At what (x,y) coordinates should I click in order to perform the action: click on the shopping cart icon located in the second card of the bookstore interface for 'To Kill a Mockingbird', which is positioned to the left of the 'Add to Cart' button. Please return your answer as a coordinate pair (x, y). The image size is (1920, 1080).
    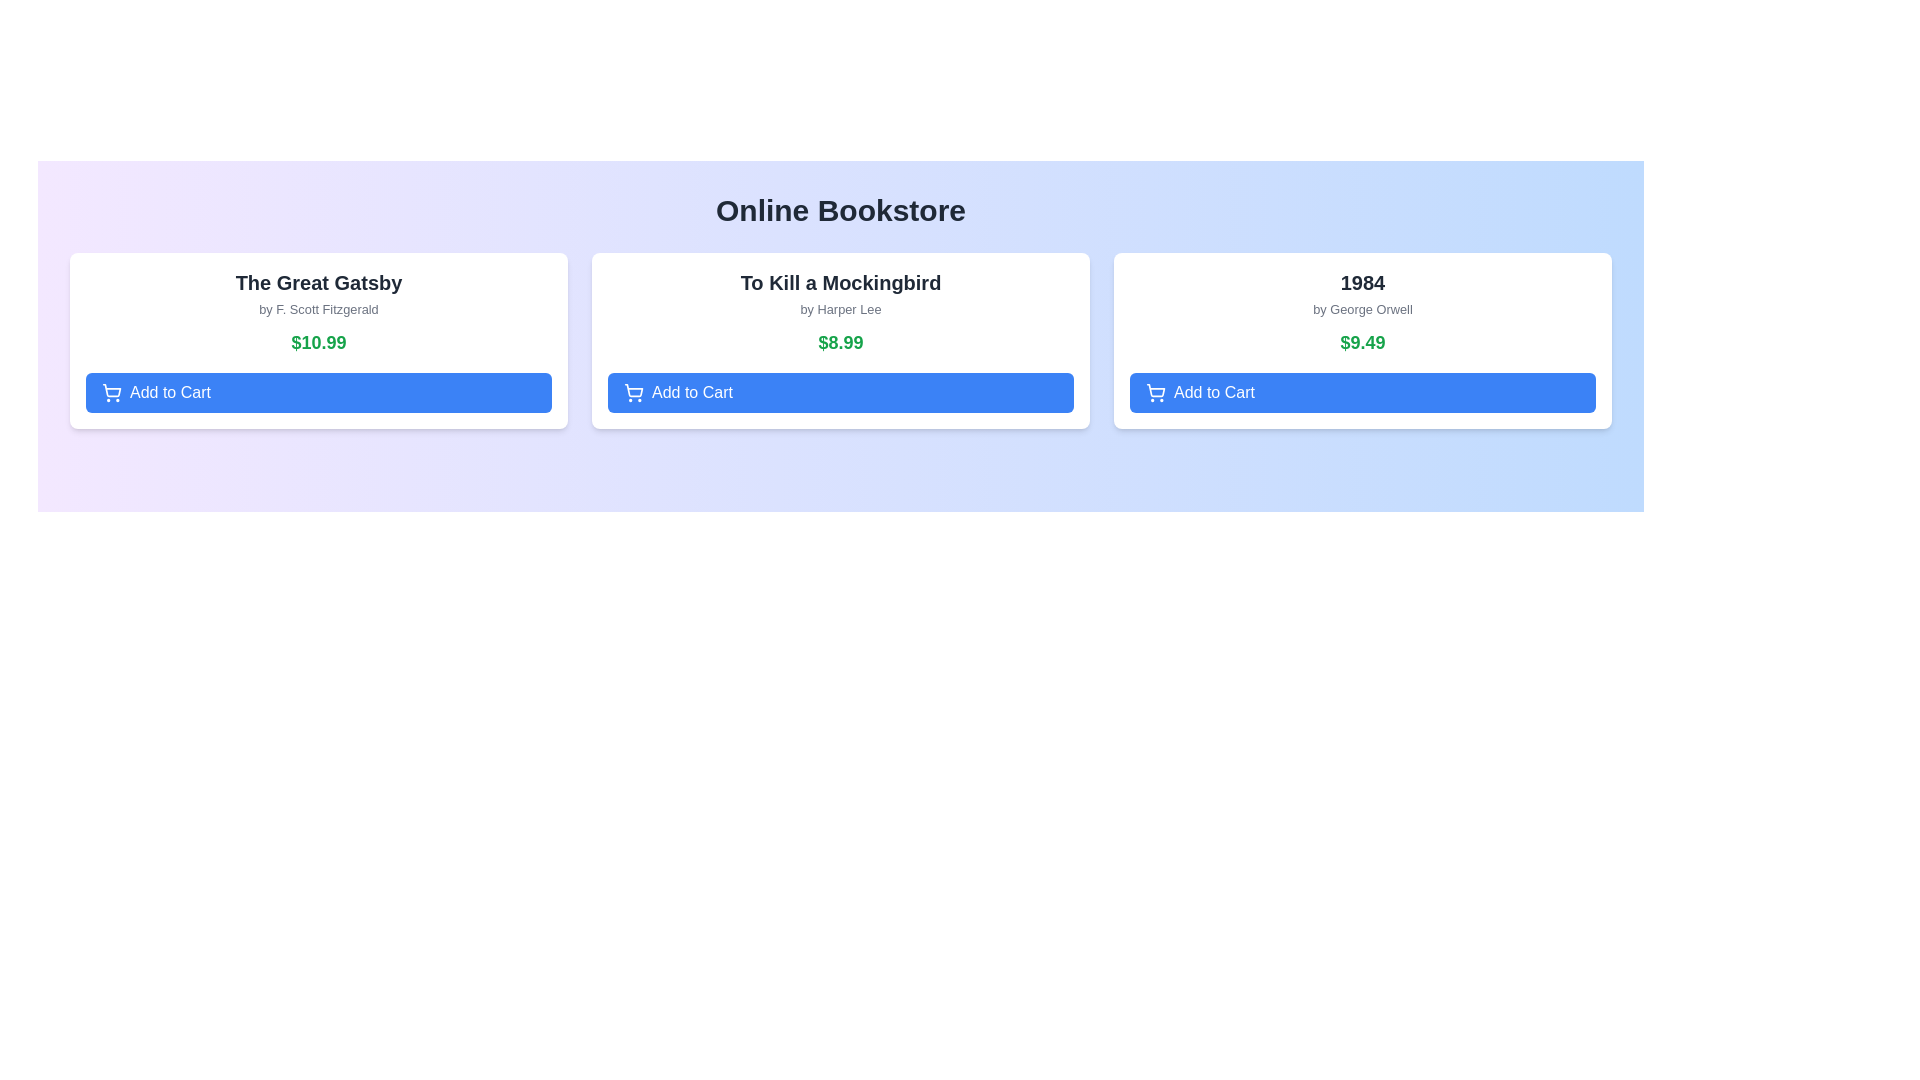
    Looking at the image, I should click on (632, 390).